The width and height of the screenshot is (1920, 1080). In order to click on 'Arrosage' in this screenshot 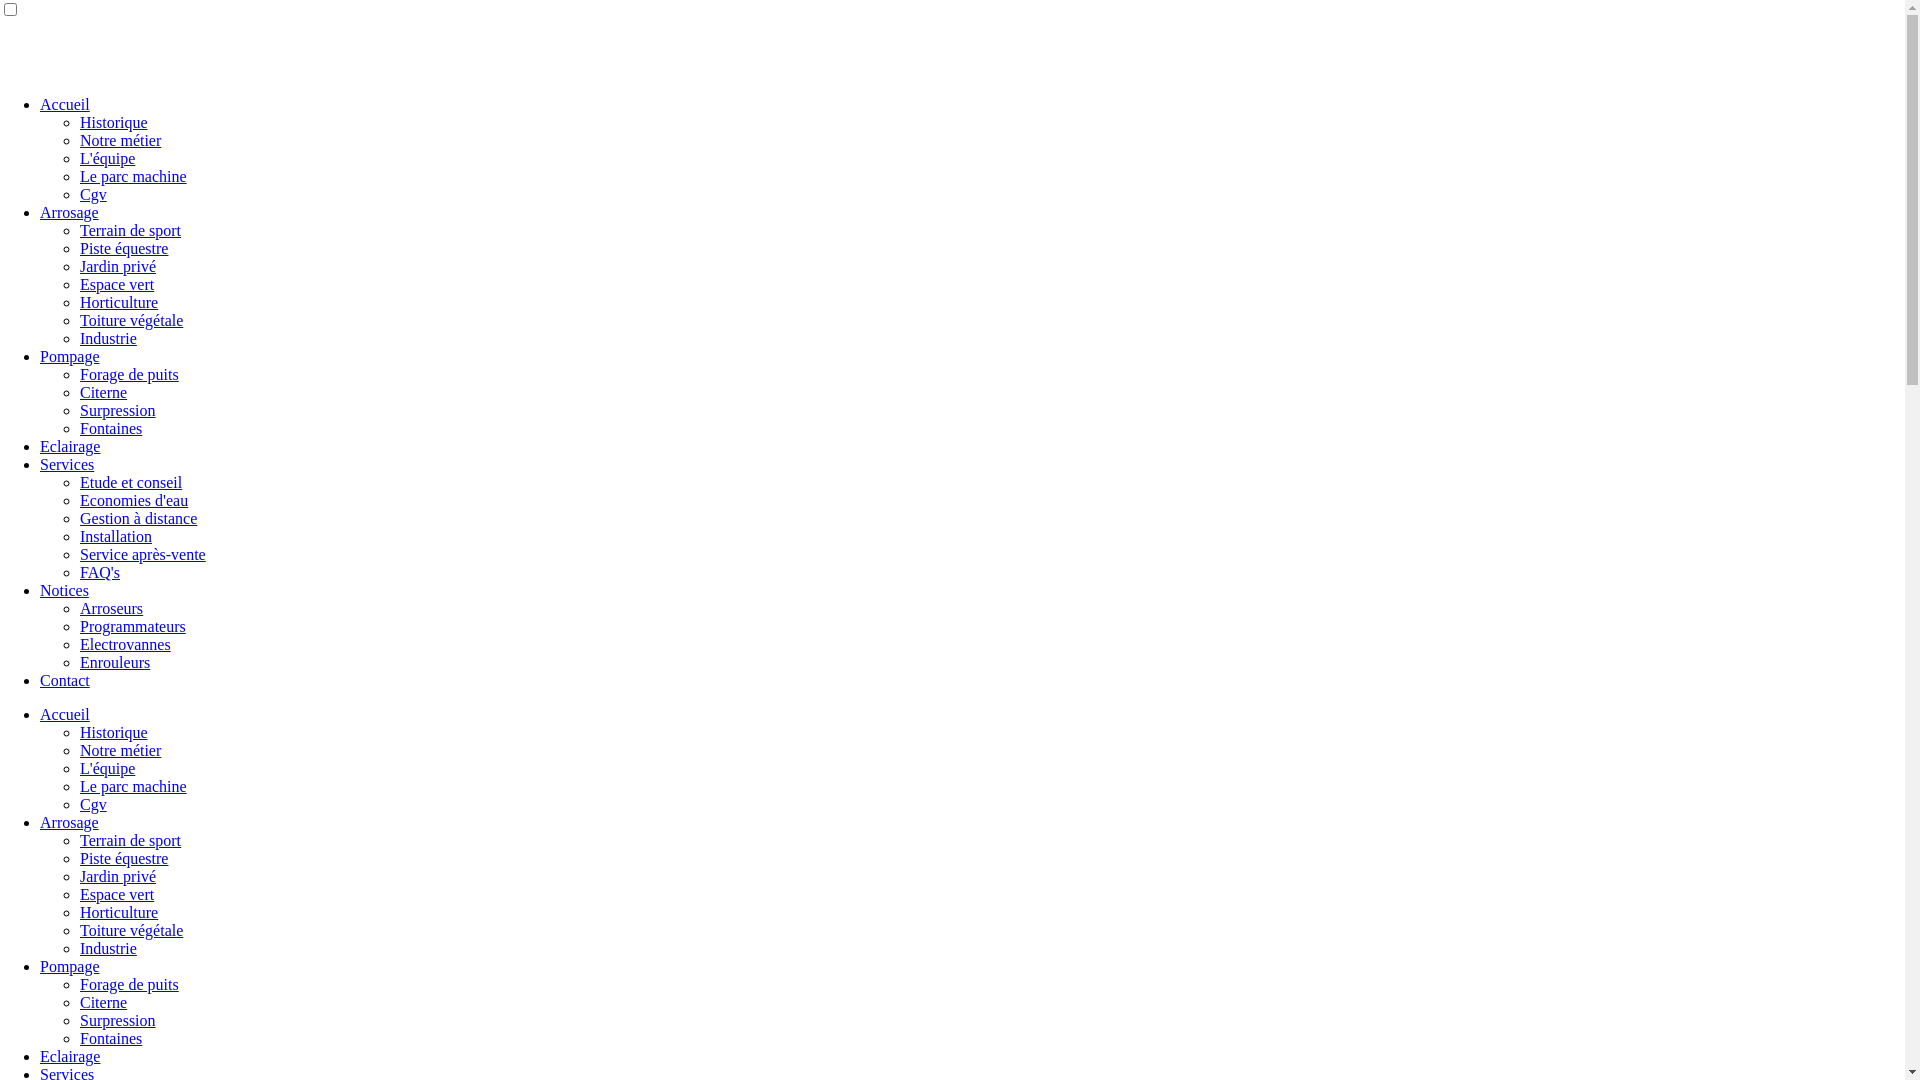, I will do `click(69, 822)`.